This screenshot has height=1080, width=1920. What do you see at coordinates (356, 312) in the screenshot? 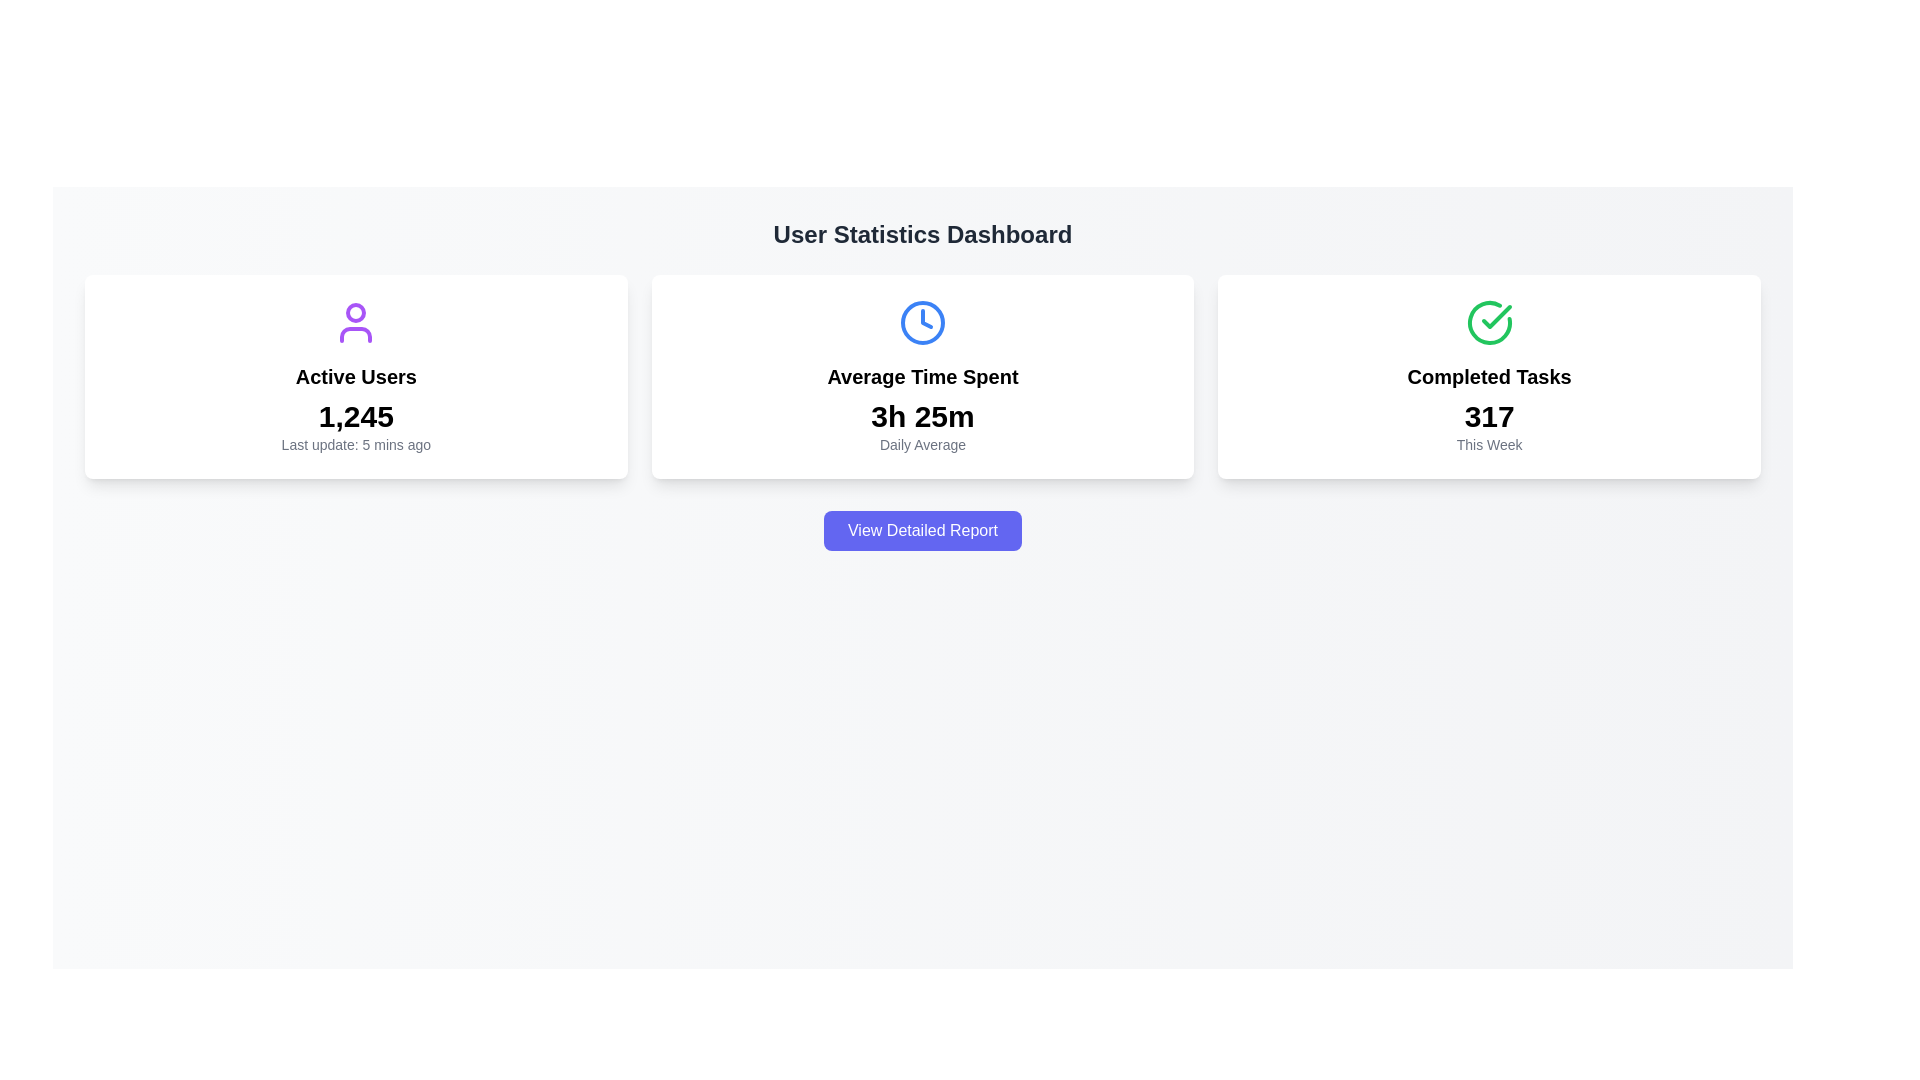
I see `the user head icon within the 'Active Users' card located at the top-center of the SVG icon` at bounding box center [356, 312].